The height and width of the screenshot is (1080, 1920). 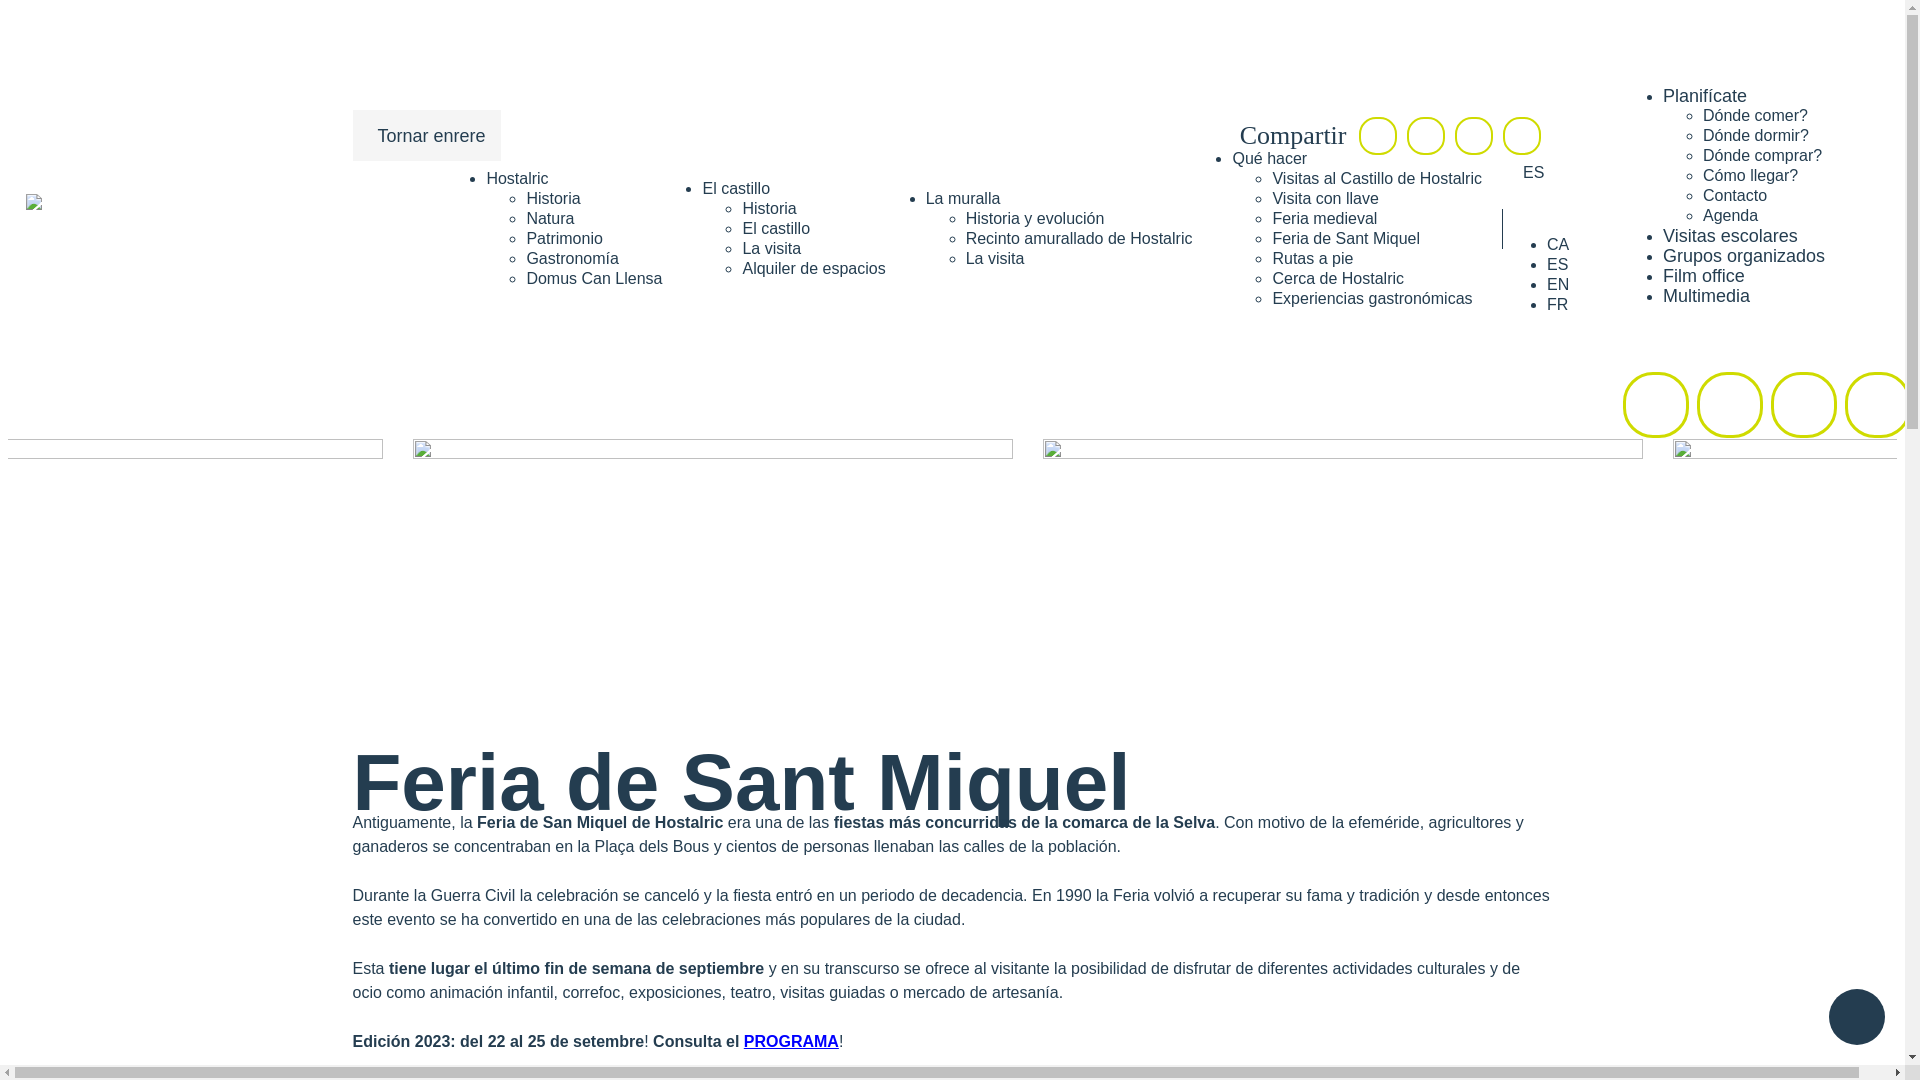 I want to click on 'El castillo', so click(x=701, y=188).